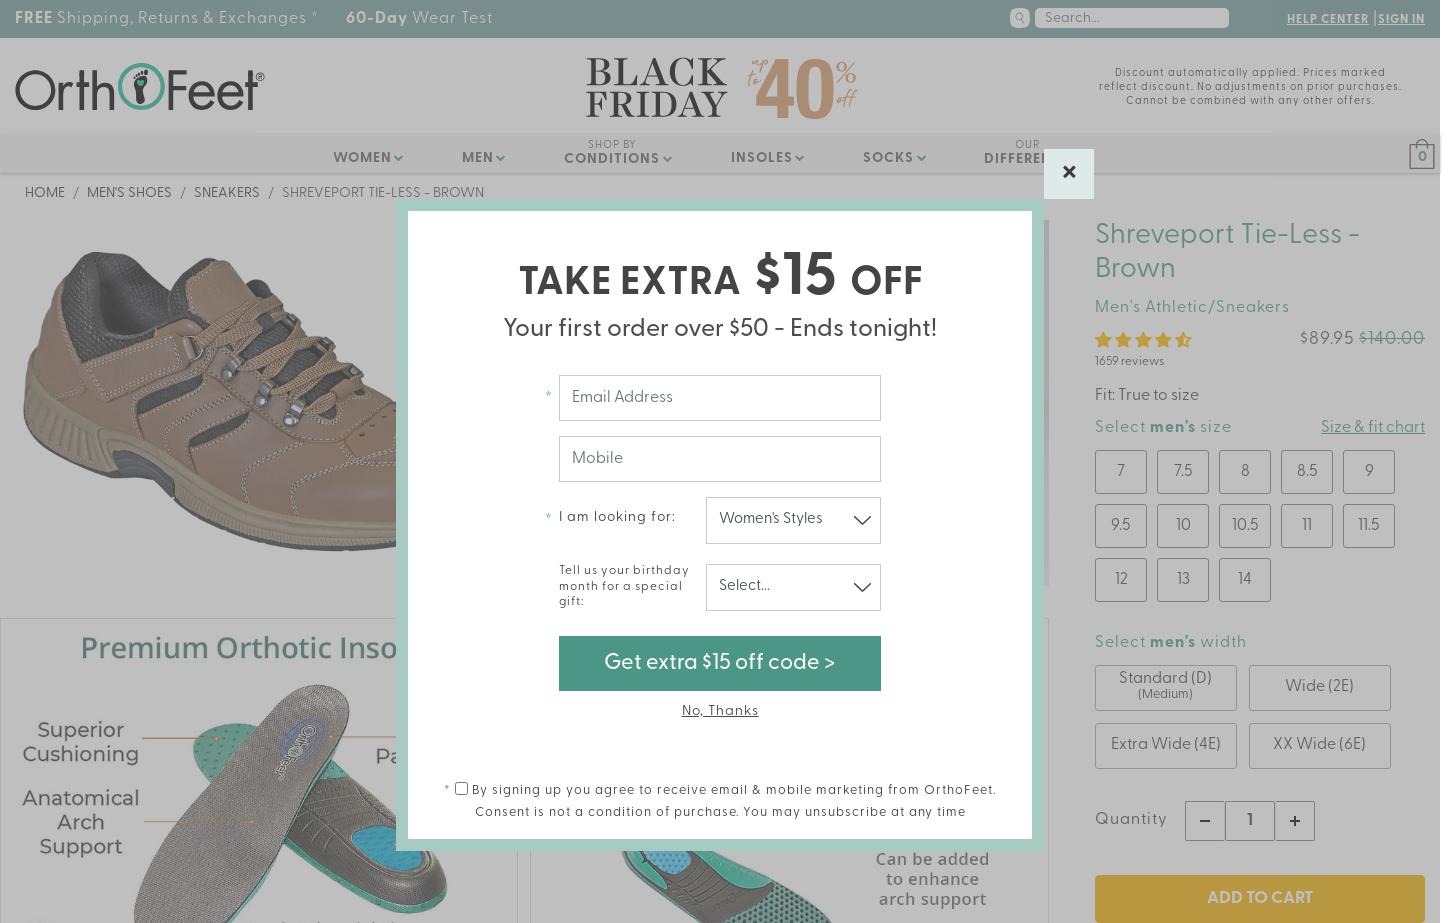  What do you see at coordinates (1371, 19) in the screenshot?
I see `'|'` at bounding box center [1371, 19].